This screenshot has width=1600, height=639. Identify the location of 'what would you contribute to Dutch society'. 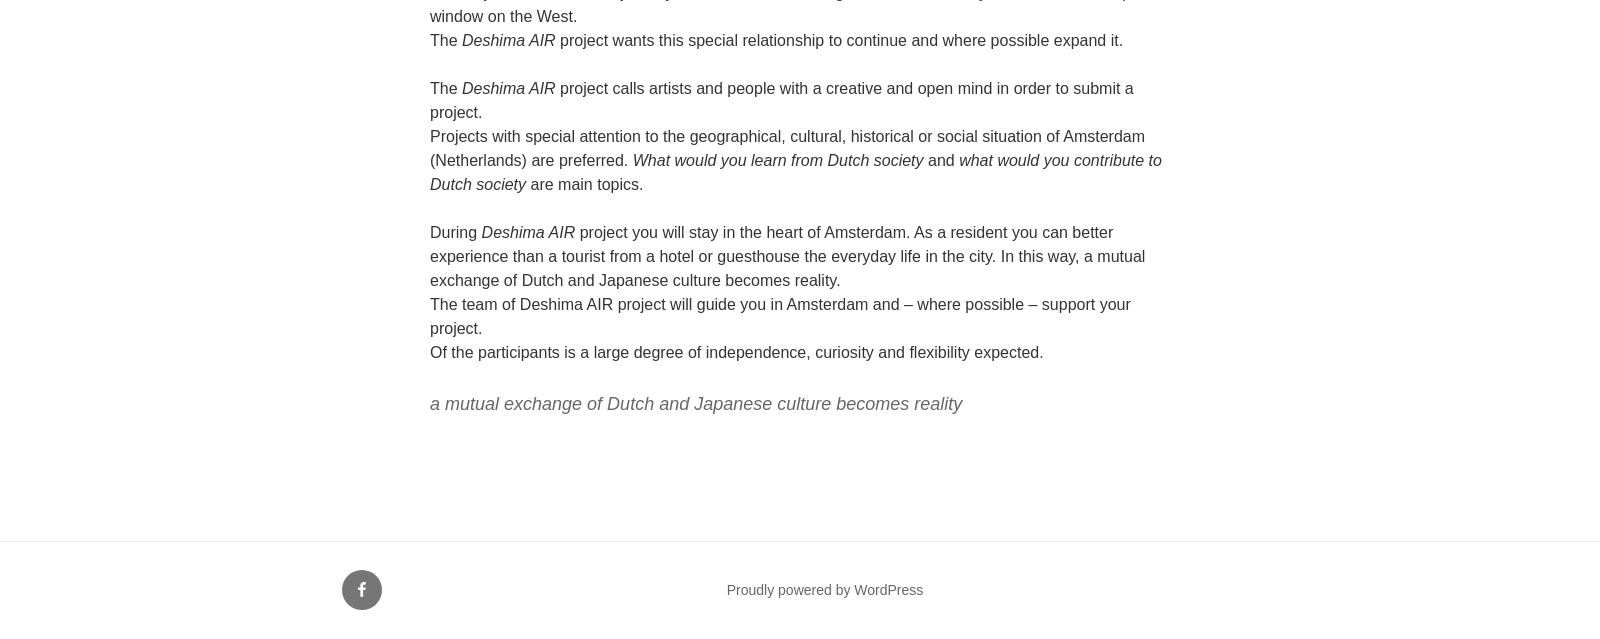
(795, 172).